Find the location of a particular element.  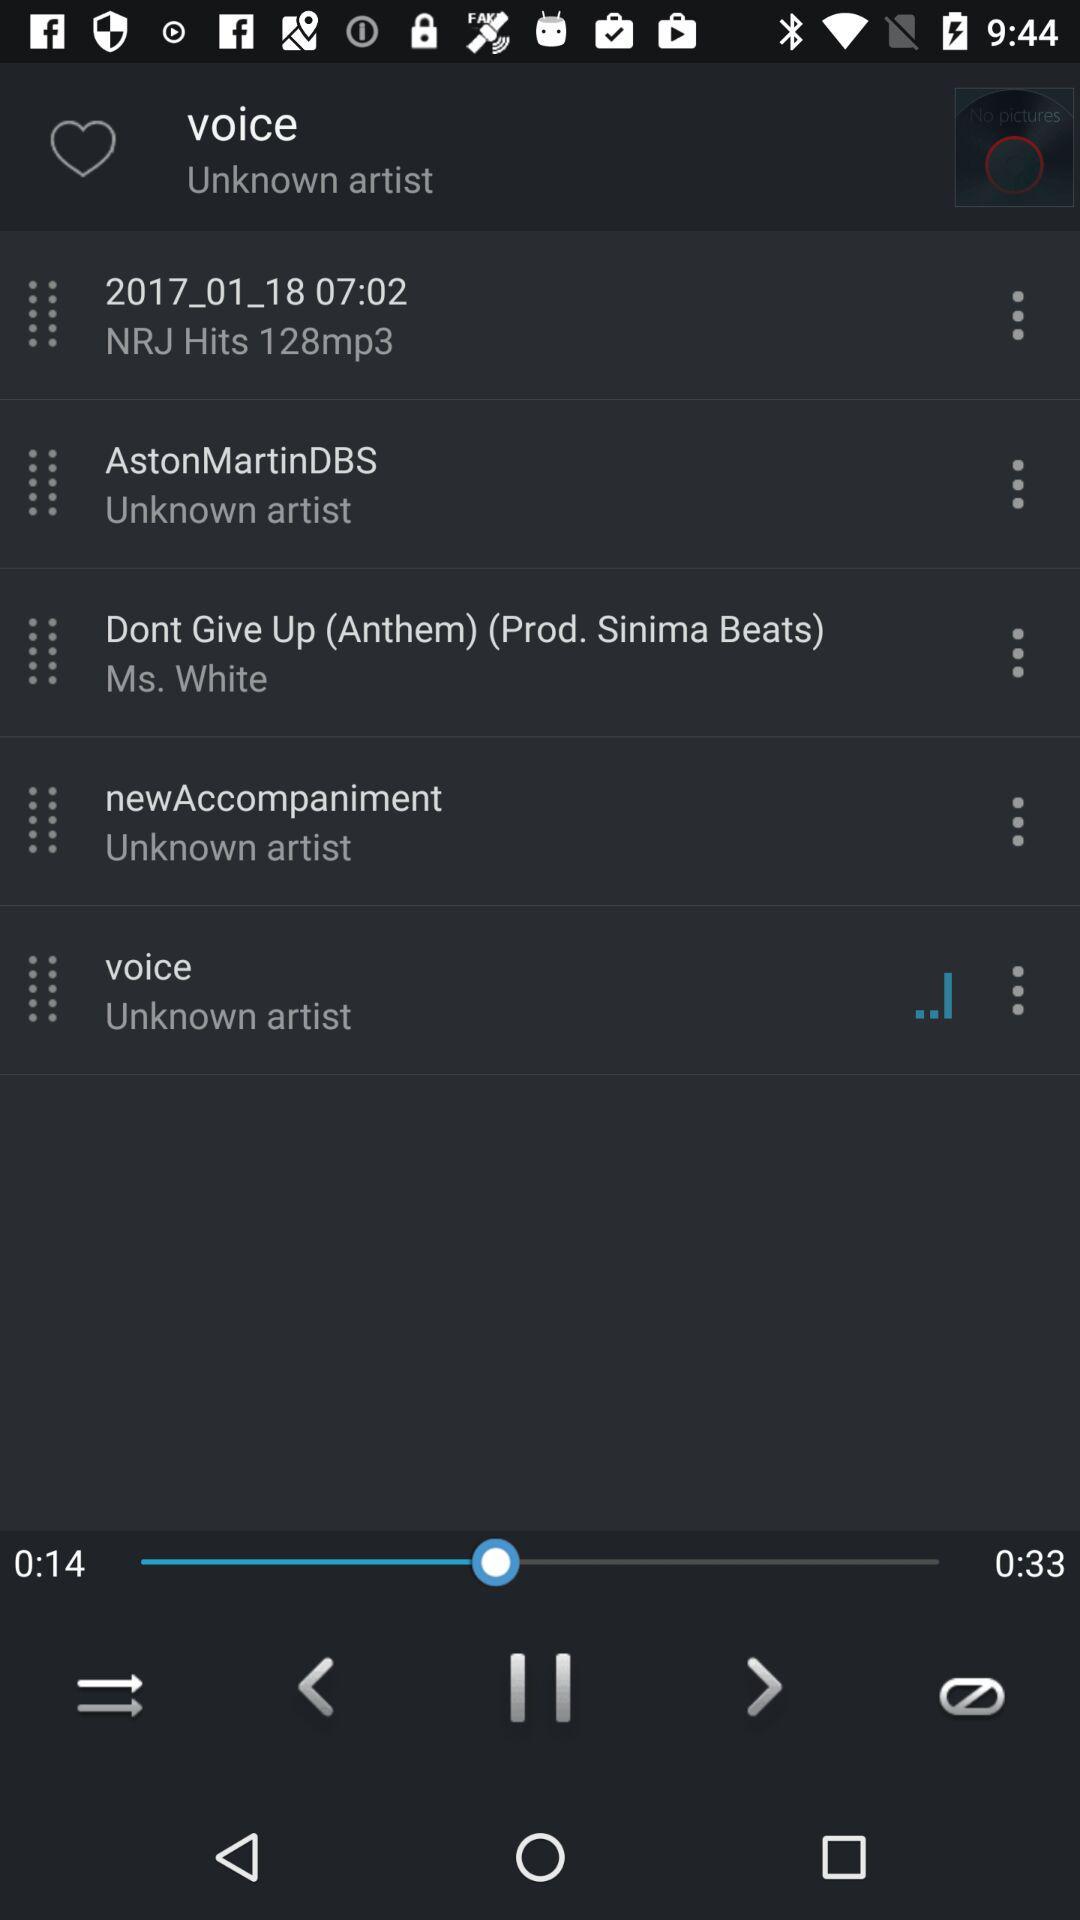

the pause icon is located at coordinates (540, 1692).